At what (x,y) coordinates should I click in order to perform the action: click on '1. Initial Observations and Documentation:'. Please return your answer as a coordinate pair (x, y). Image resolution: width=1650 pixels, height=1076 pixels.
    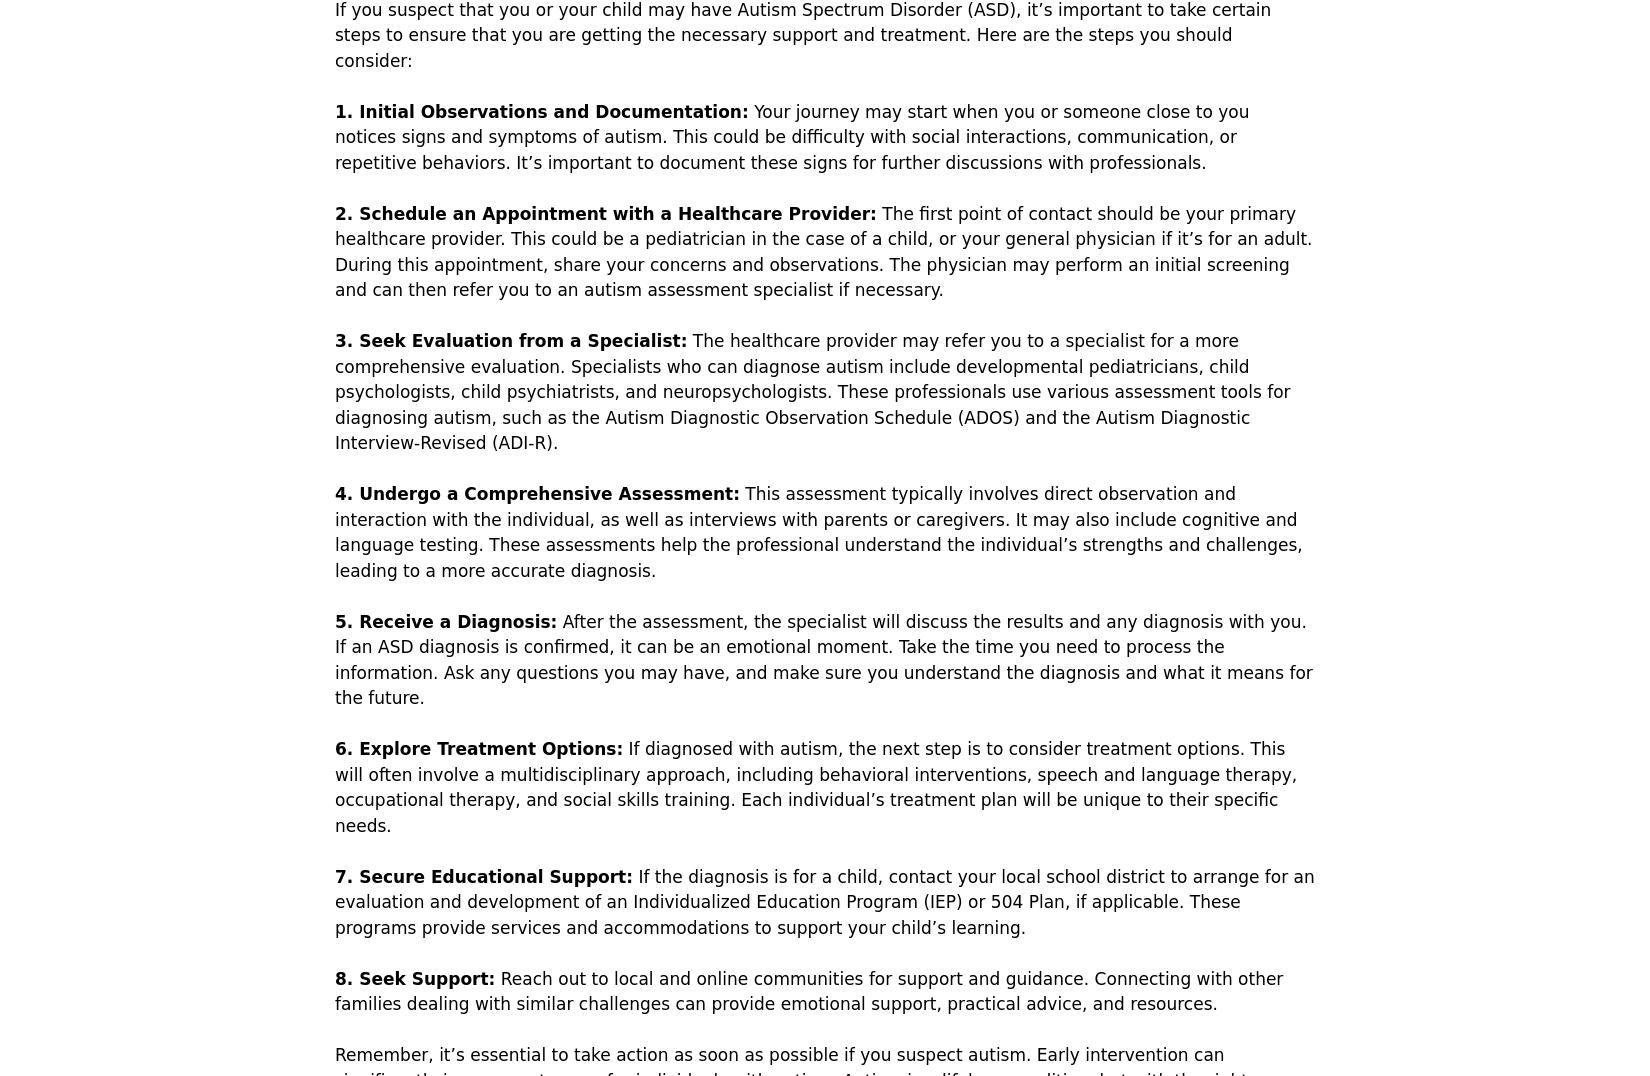
    Looking at the image, I should click on (540, 110).